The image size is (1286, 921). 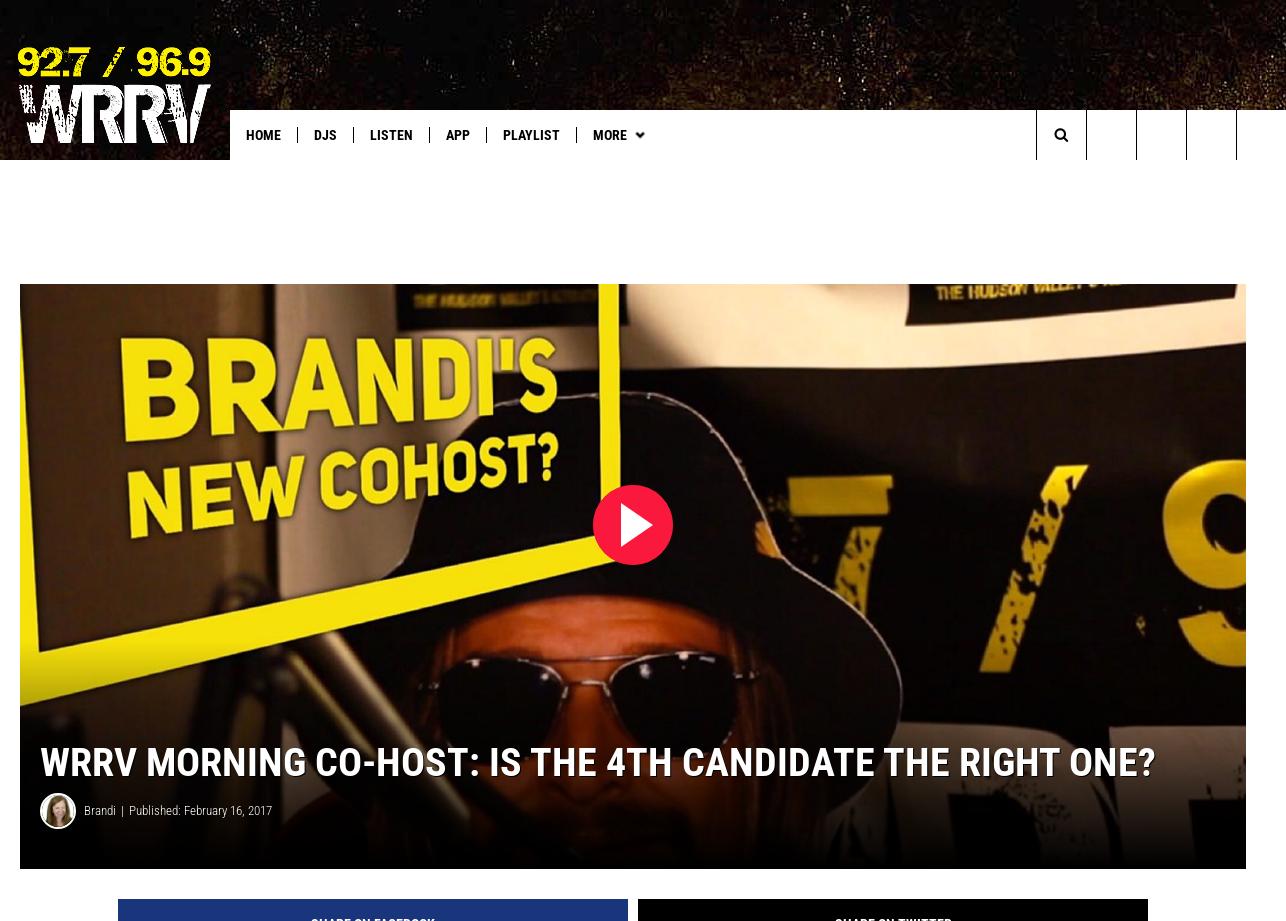 What do you see at coordinates (456, 135) in the screenshot?
I see `'App'` at bounding box center [456, 135].